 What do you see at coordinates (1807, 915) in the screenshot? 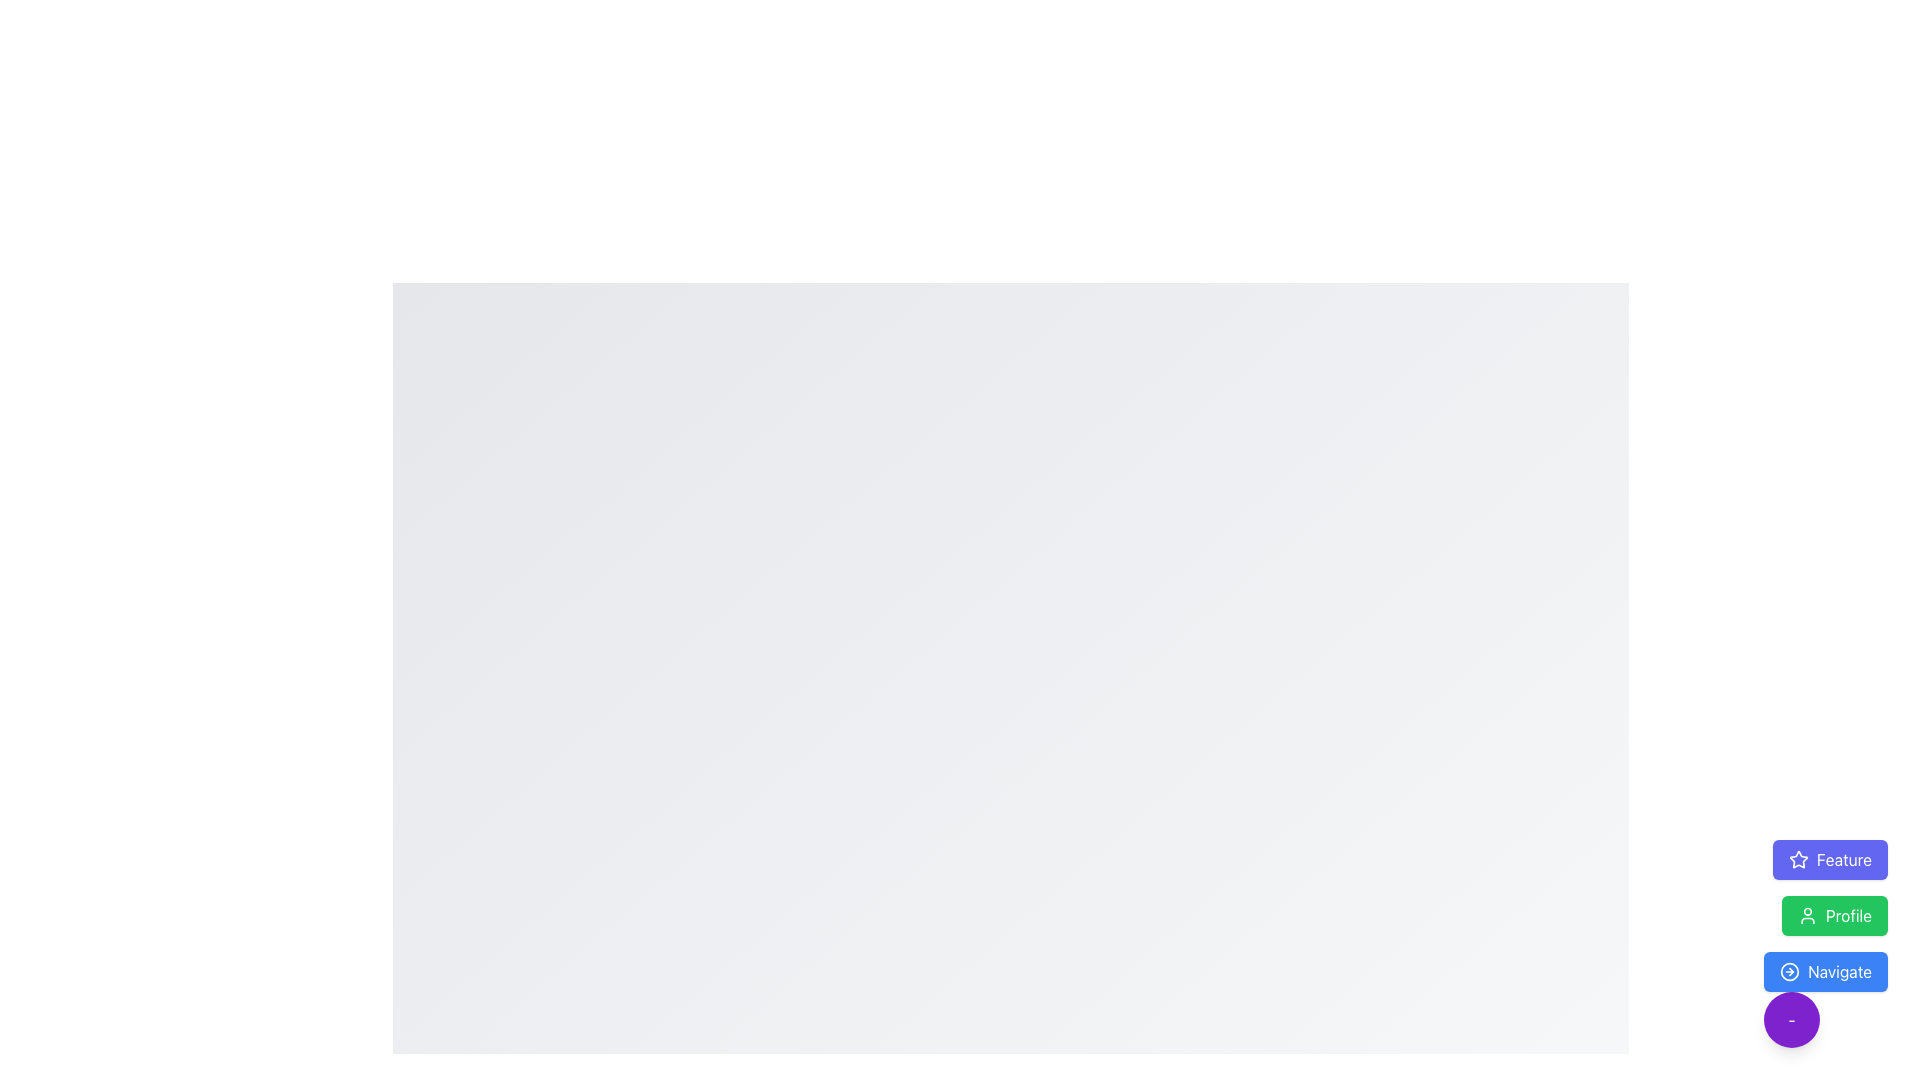
I see `the profile icon located to the left of the 'Profile' text within the profile button, enhancing user recognition of the associated action` at bounding box center [1807, 915].